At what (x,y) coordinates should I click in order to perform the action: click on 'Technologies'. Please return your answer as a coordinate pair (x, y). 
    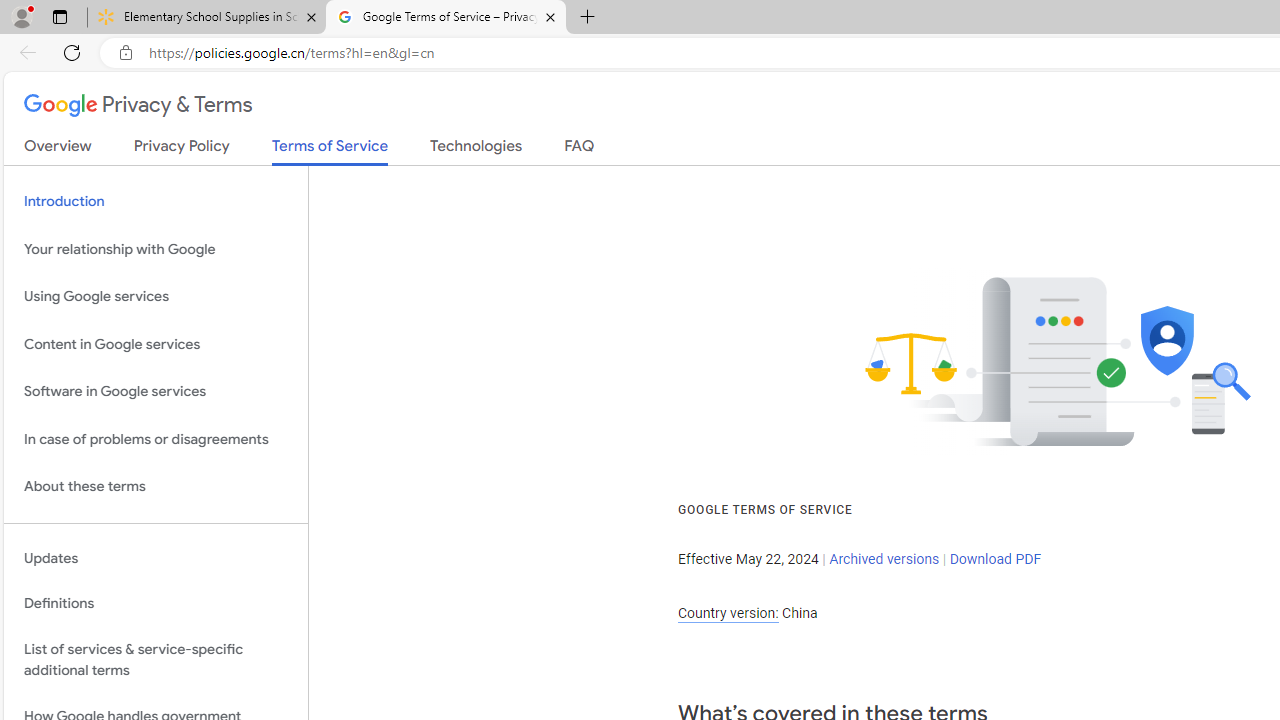
    Looking at the image, I should click on (475, 149).